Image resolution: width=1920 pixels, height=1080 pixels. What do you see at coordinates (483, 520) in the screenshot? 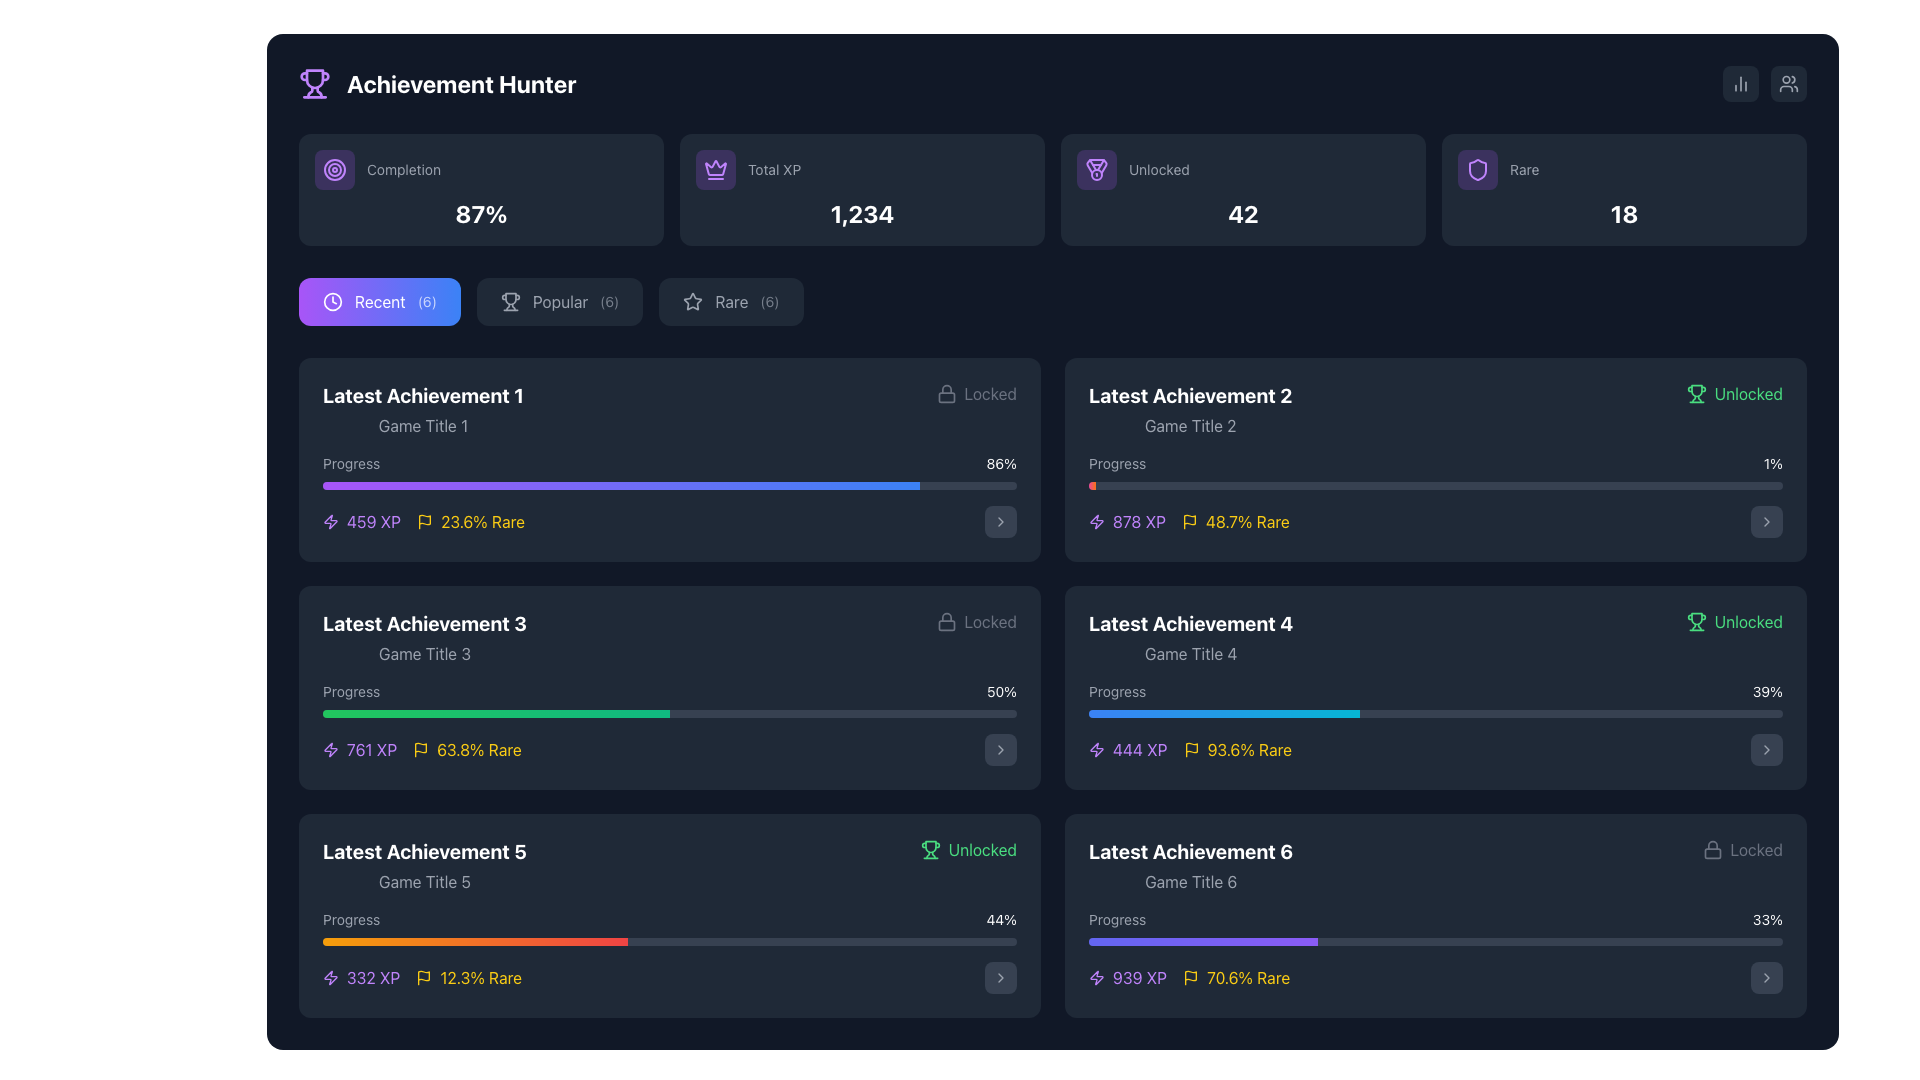
I see `rarity percentage text label ('23.6% Rare') located in the 'Latest Achievement 1' section, under the 'Progress' subsection, to the right of the XP value ('459 XP')` at bounding box center [483, 520].